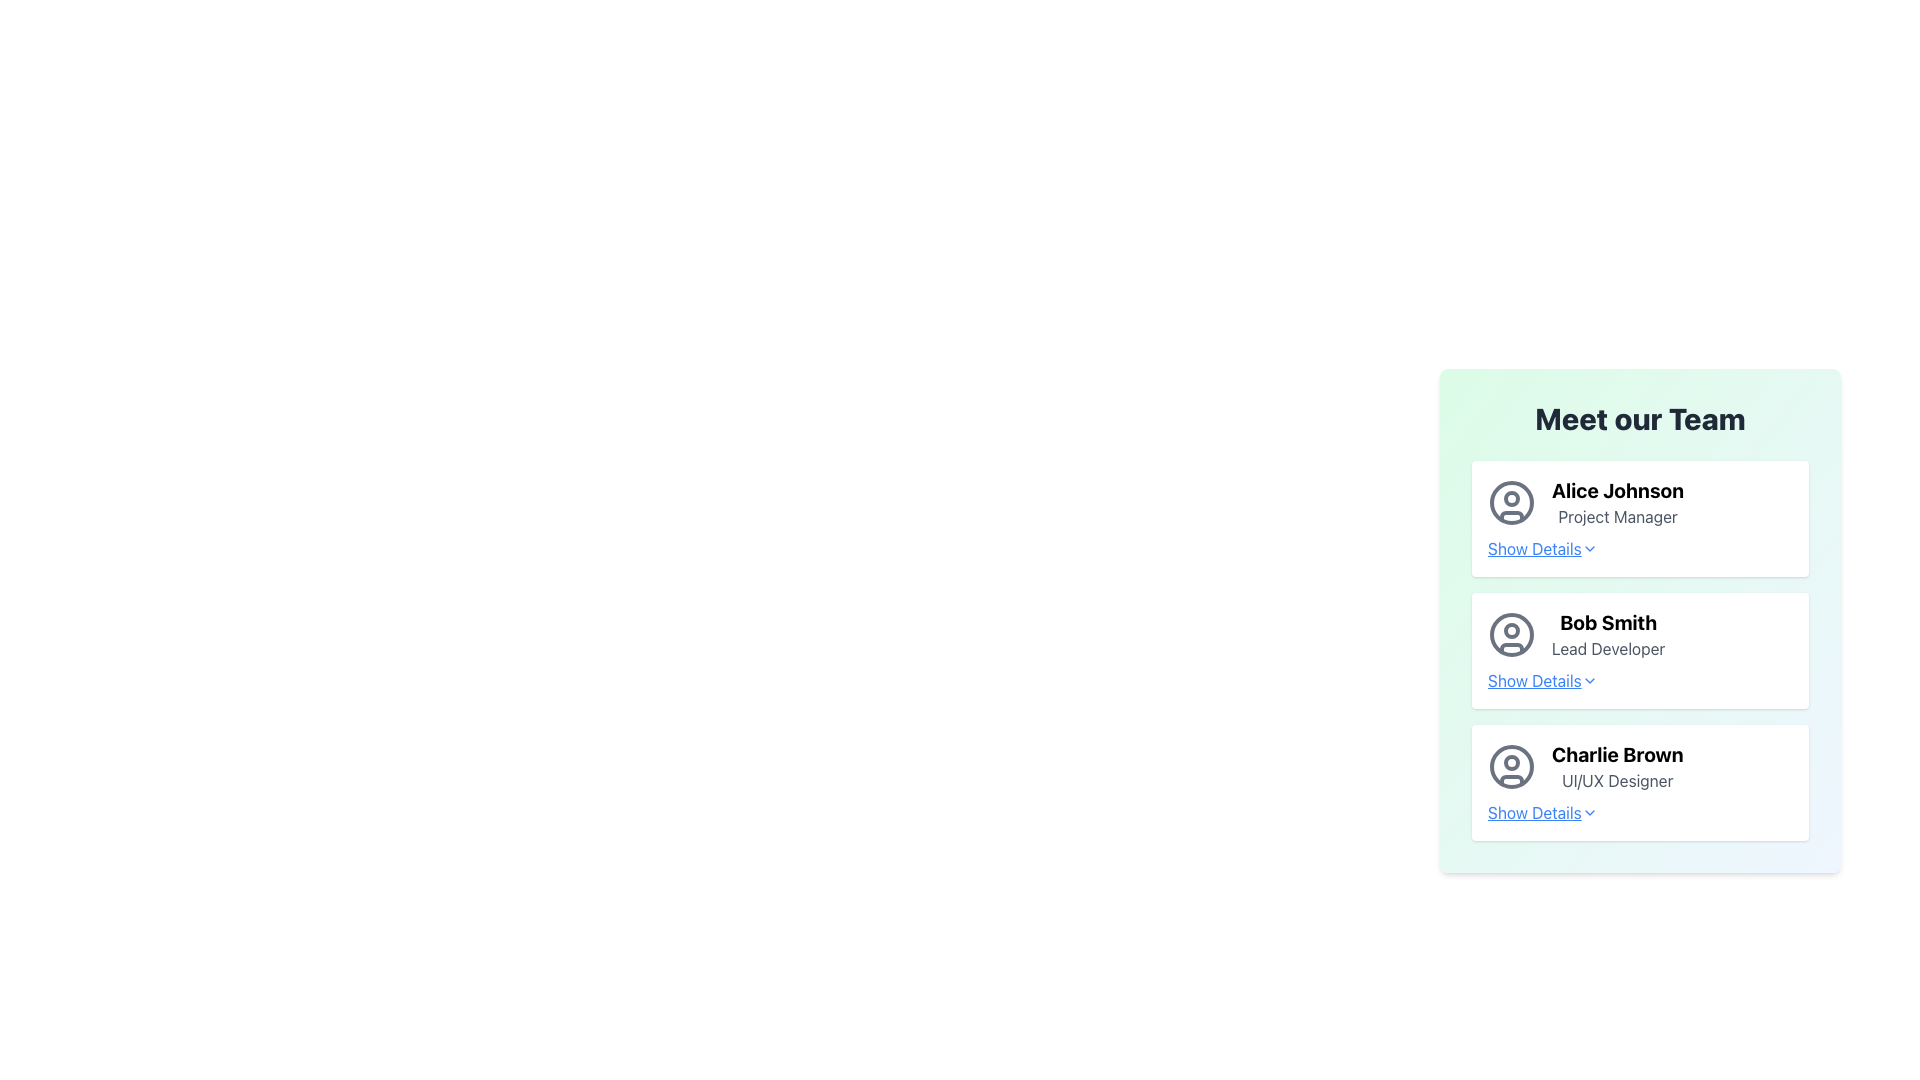 The width and height of the screenshot is (1920, 1080). What do you see at coordinates (1512, 501) in the screenshot?
I see `the circular user icon located next to 'Alice Johnson' and 'Project Manager' in the first card under 'Meet our Team.'` at bounding box center [1512, 501].